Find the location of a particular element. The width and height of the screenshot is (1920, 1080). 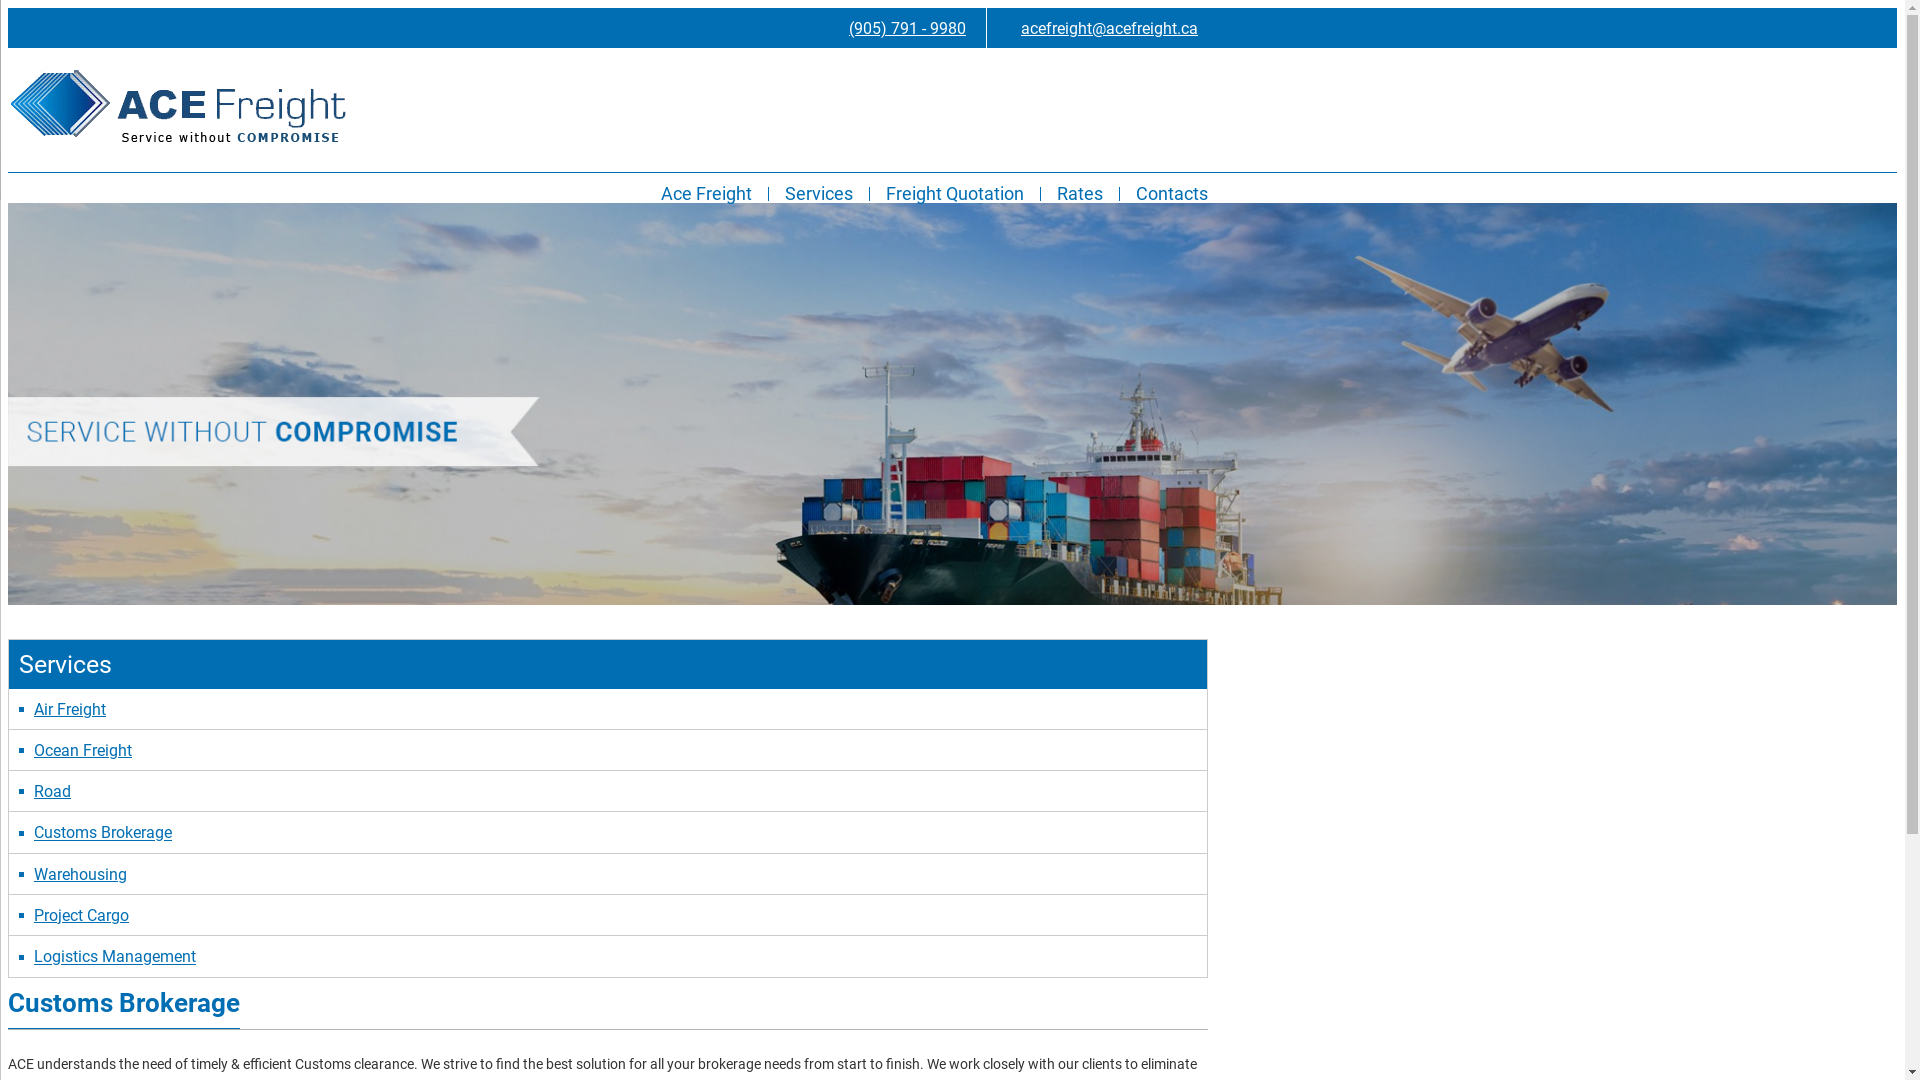

'Ocean Freight' is located at coordinates (81, 750).